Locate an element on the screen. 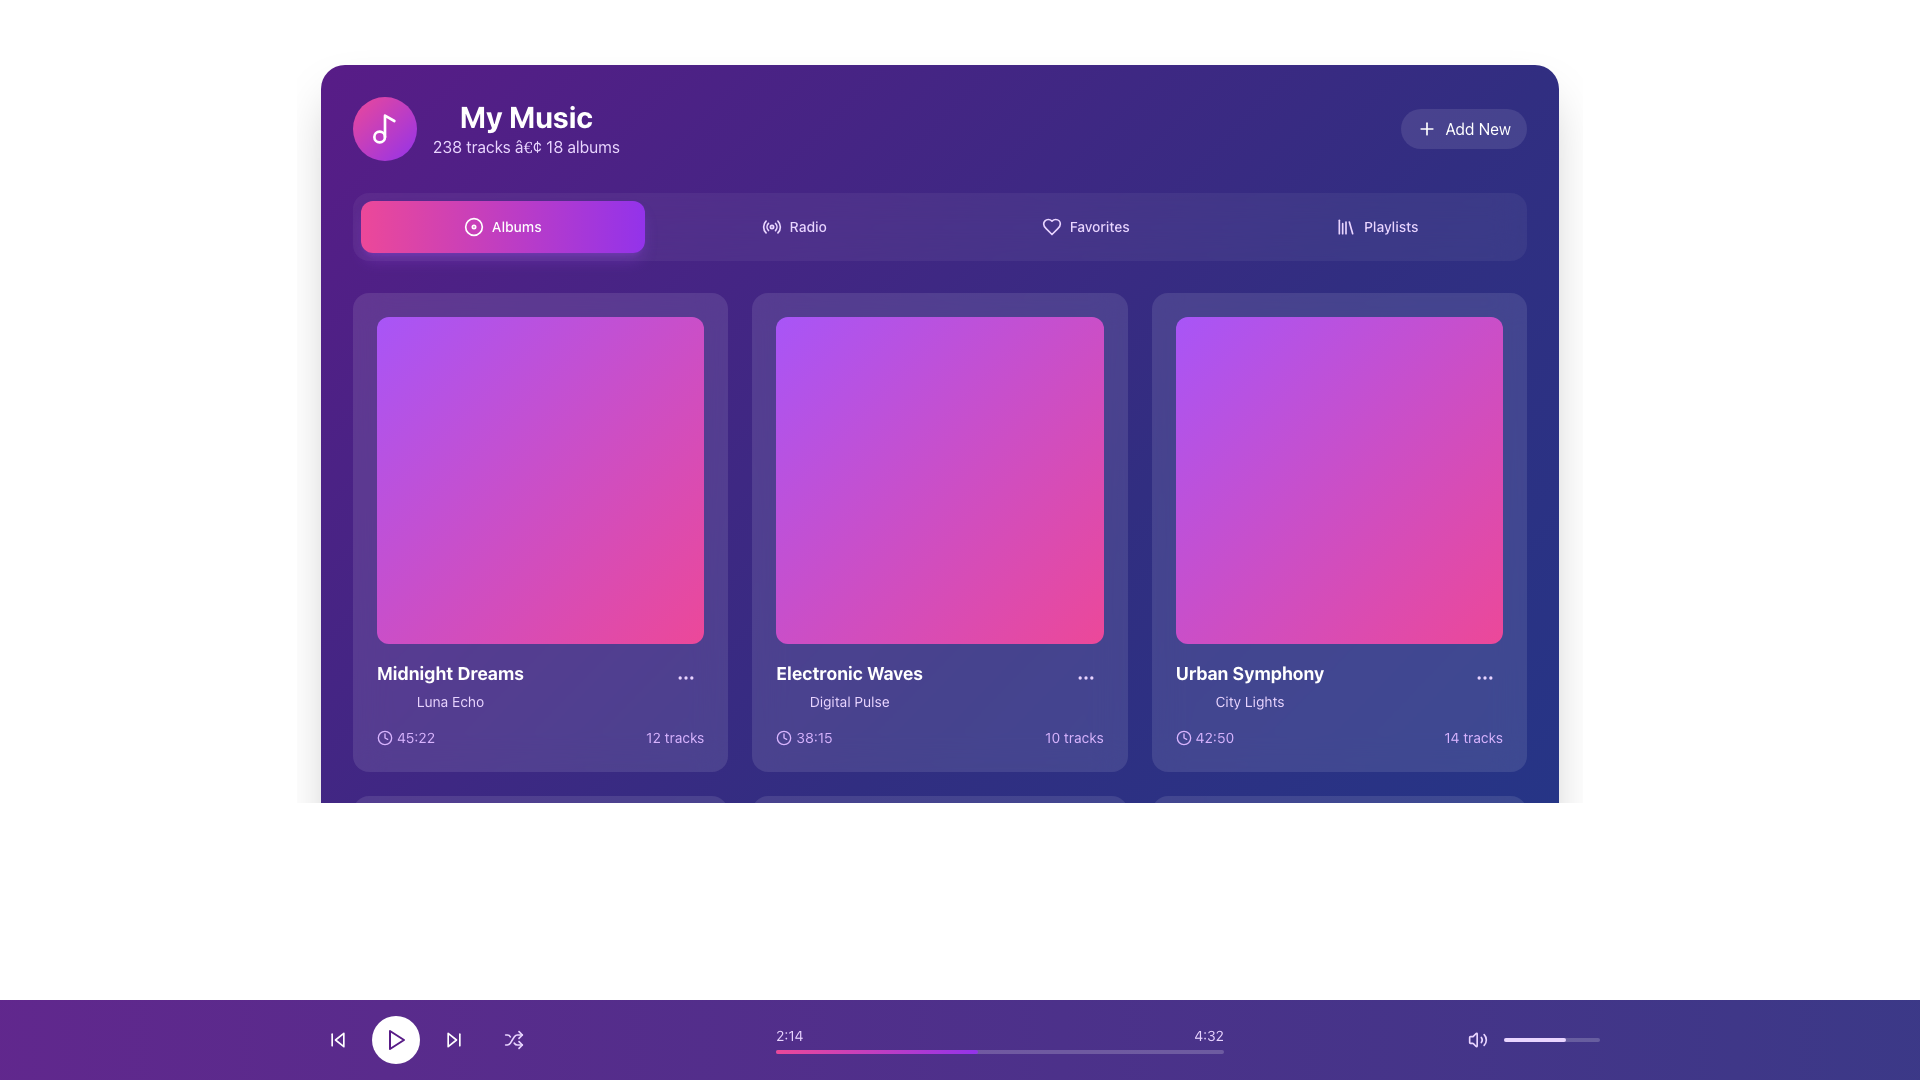 The width and height of the screenshot is (1920, 1080). the SVG Icon that visually distinguishes the 'Playlists' navigation tab, located to the left of the text label 'Playlists' in the rightmost navigation tab is located at coordinates (1345, 226).